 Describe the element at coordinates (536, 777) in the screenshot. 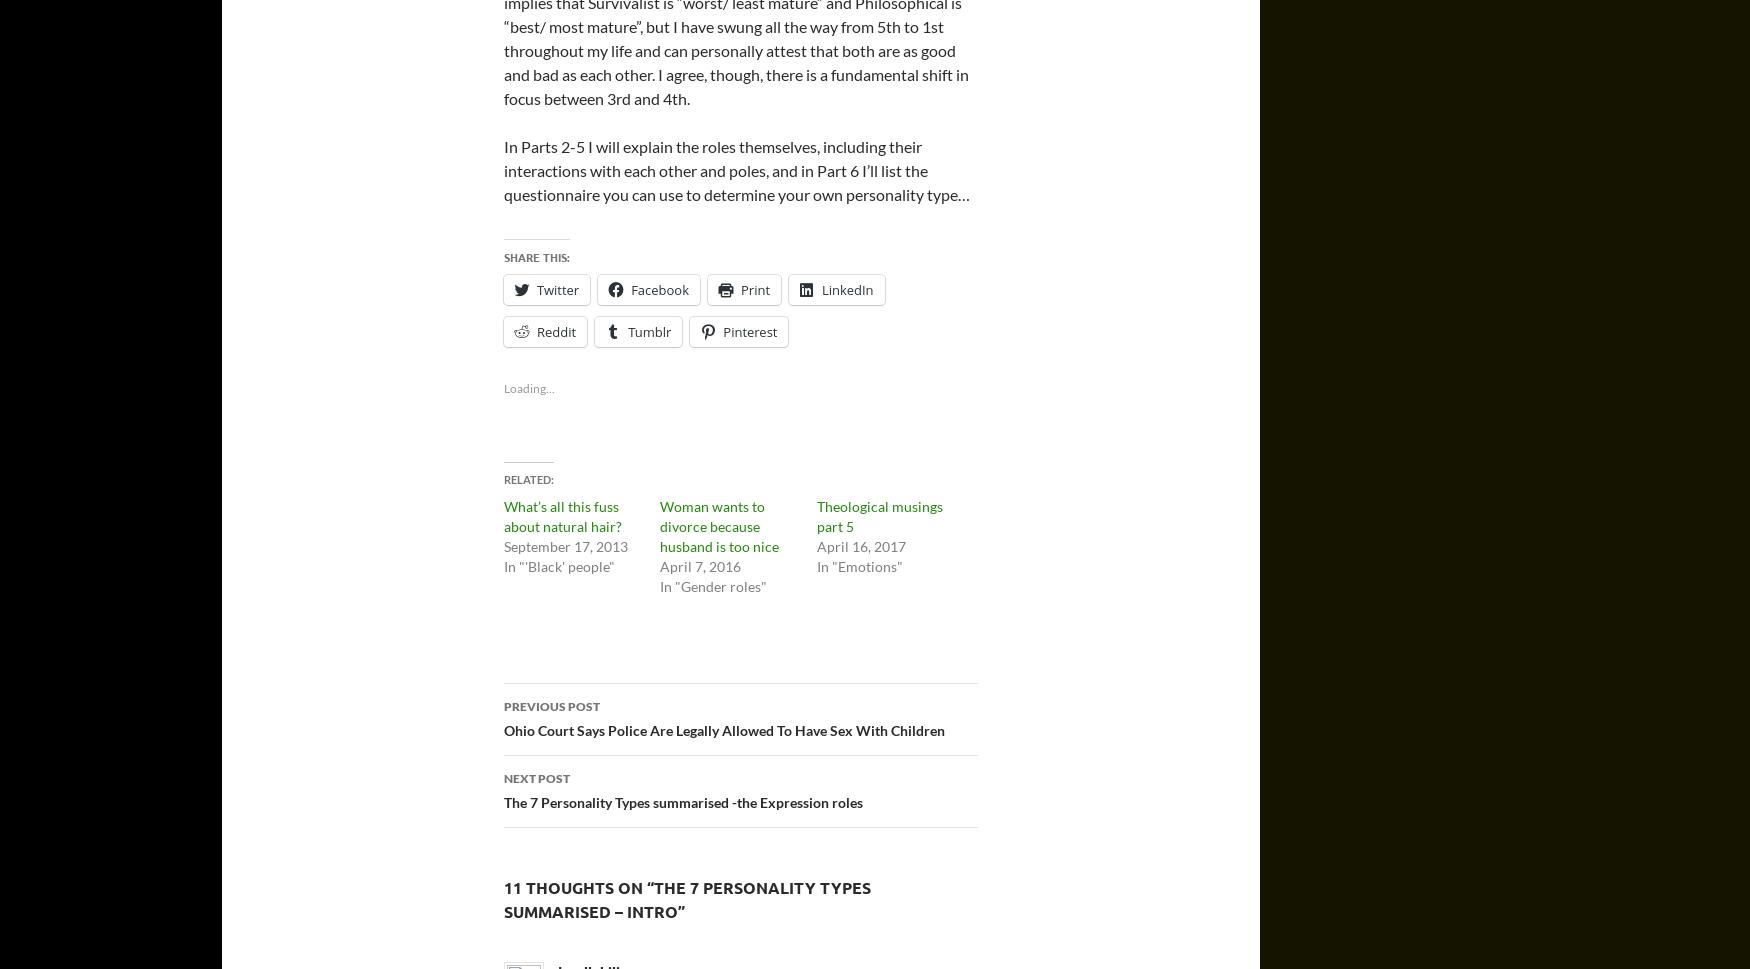

I see `'Next Post'` at that location.